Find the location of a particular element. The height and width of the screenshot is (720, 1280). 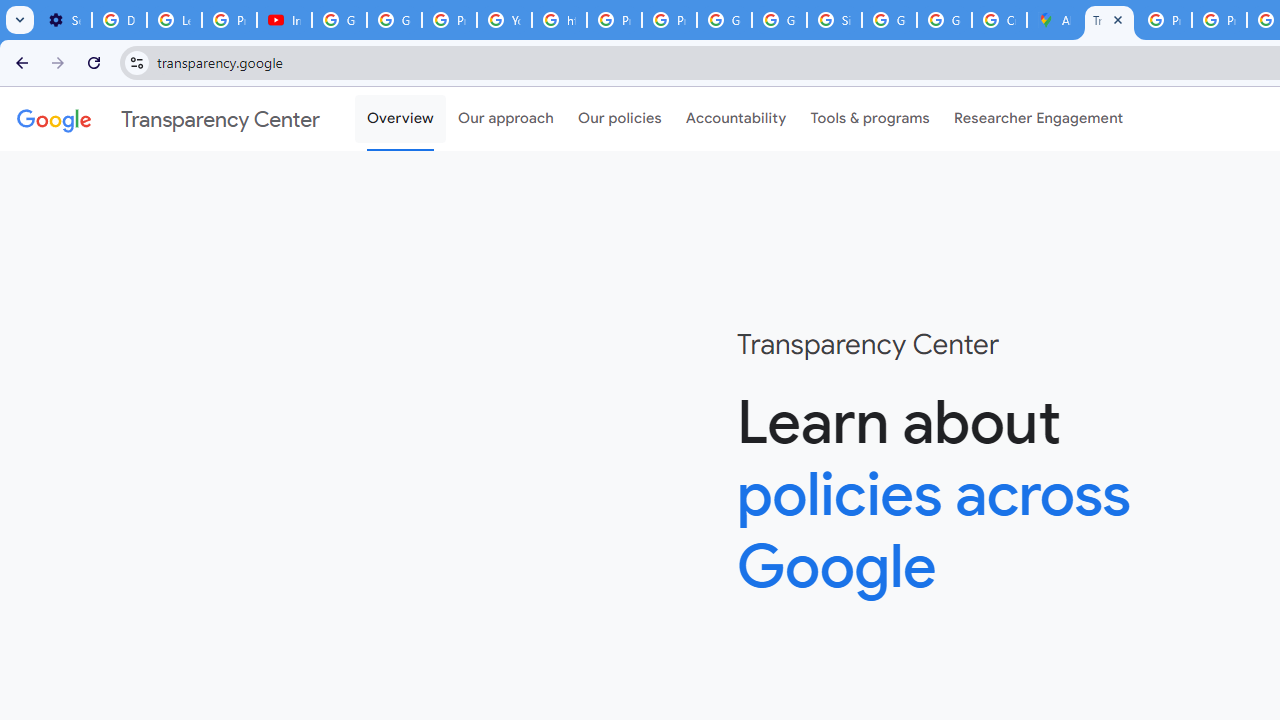

'YouTube' is located at coordinates (504, 20).